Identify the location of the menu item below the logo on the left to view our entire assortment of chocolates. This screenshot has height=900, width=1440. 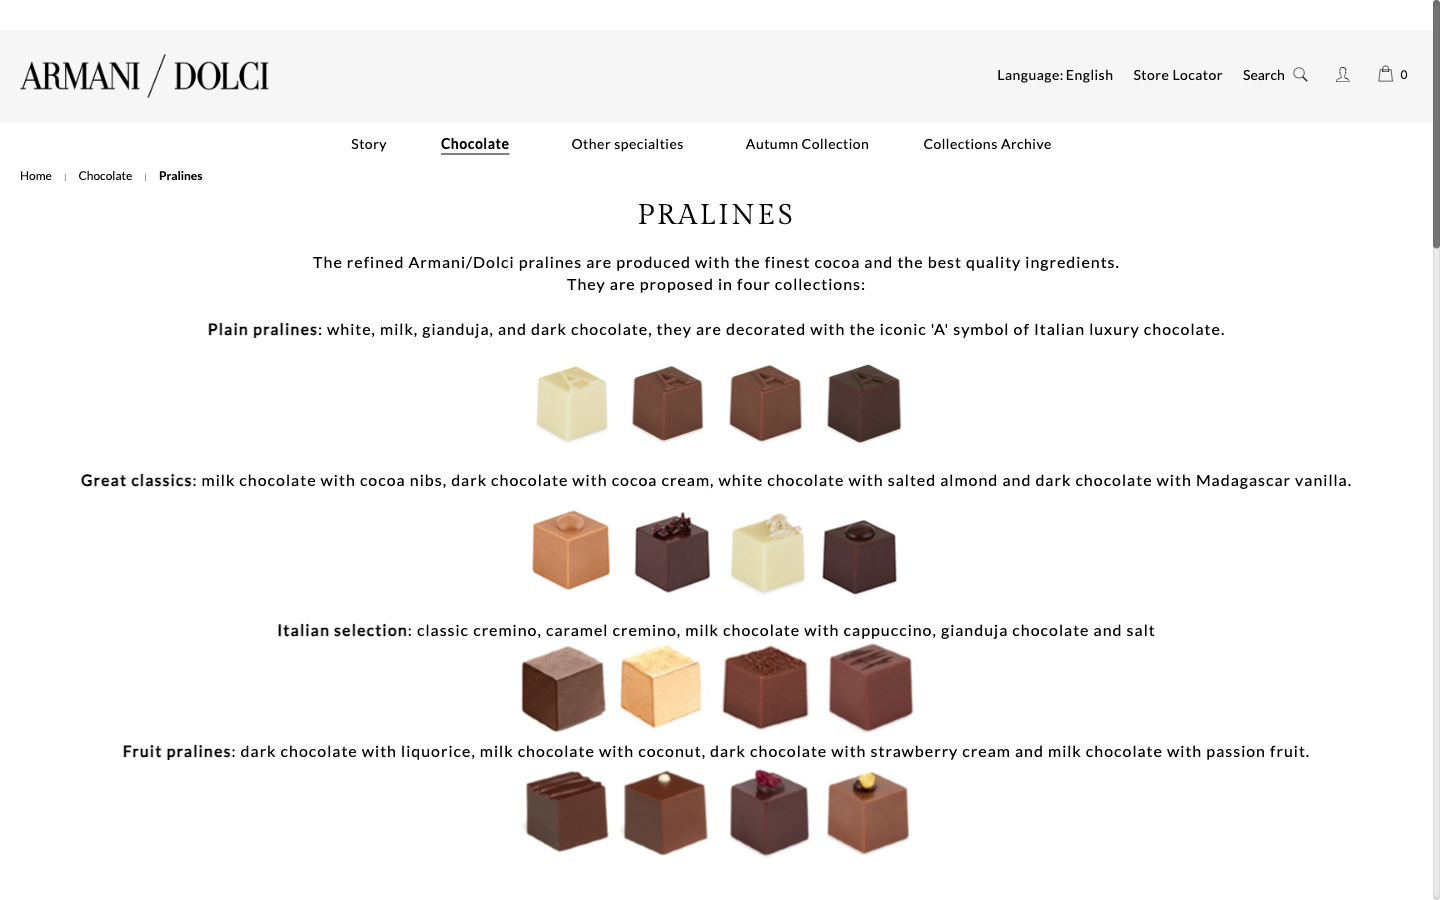
(105, 175).